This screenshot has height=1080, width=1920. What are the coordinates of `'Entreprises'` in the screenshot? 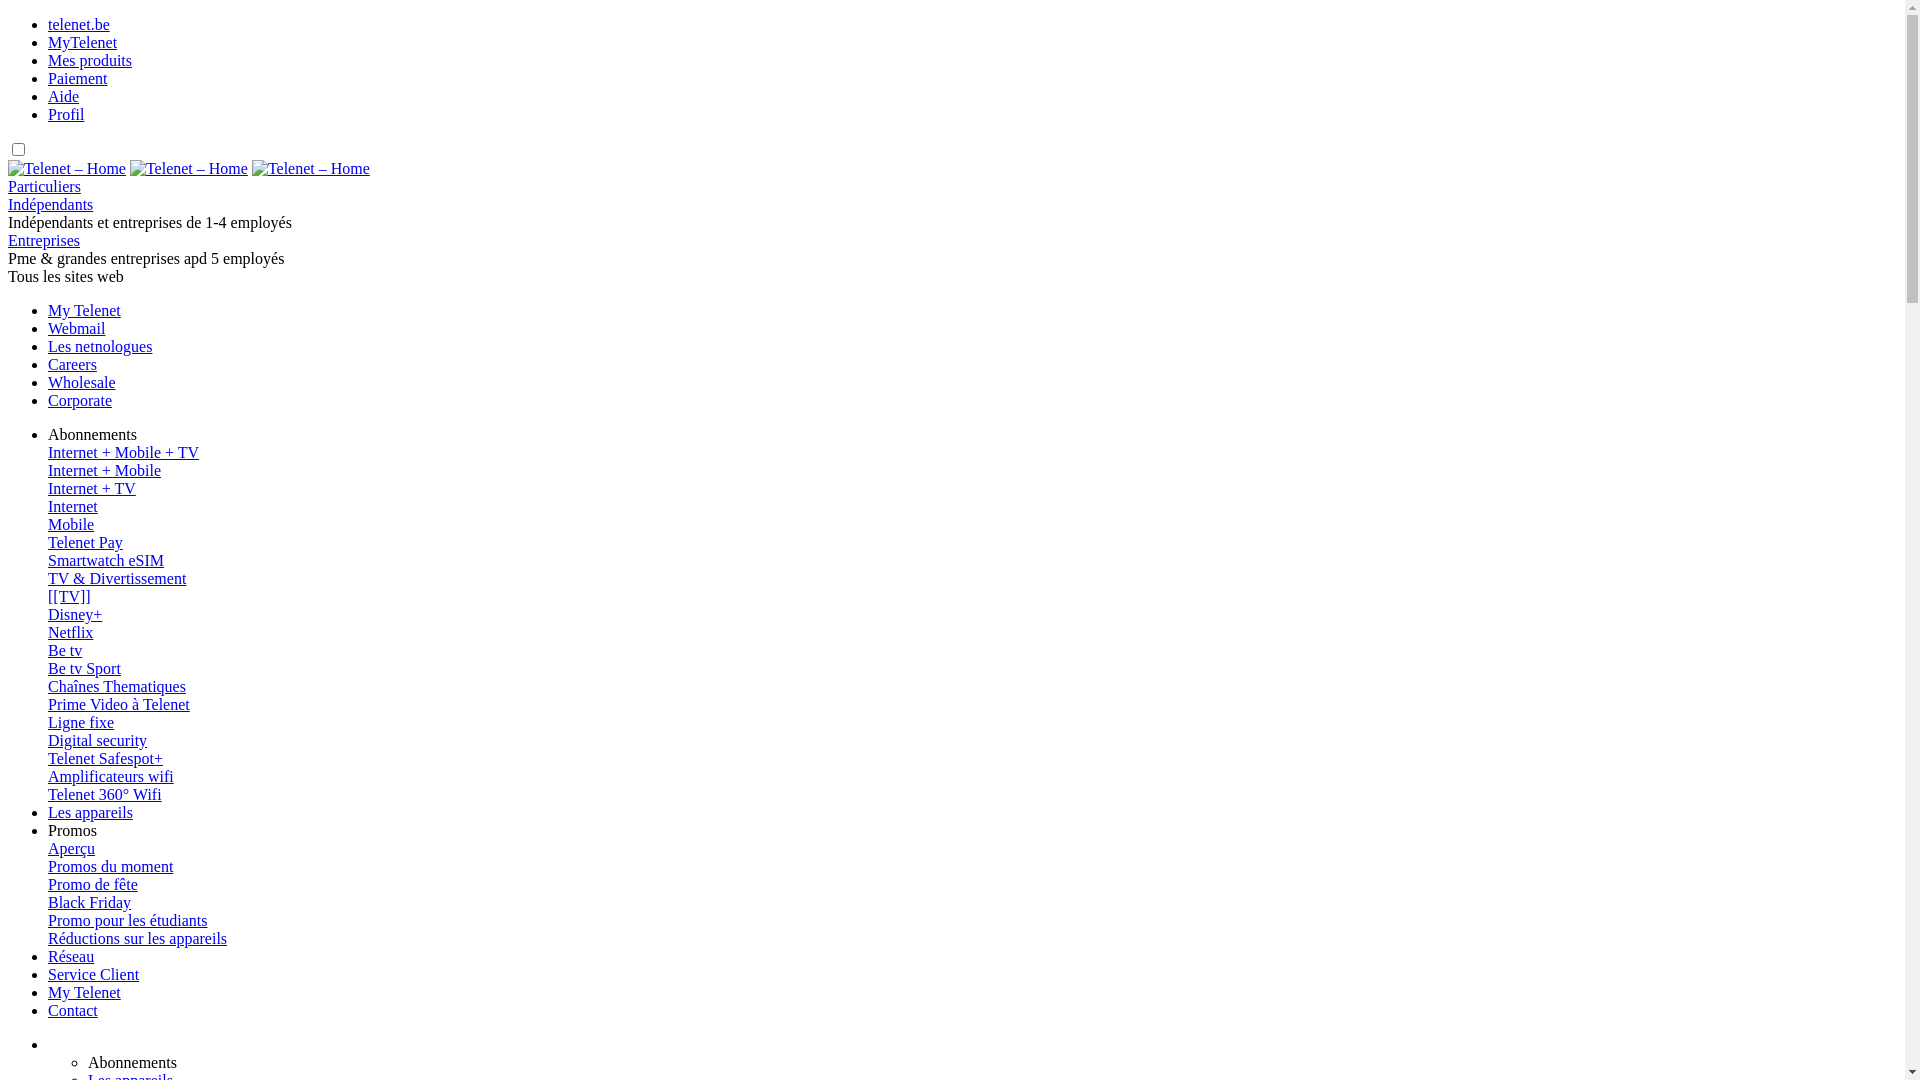 It's located at (43, 239).